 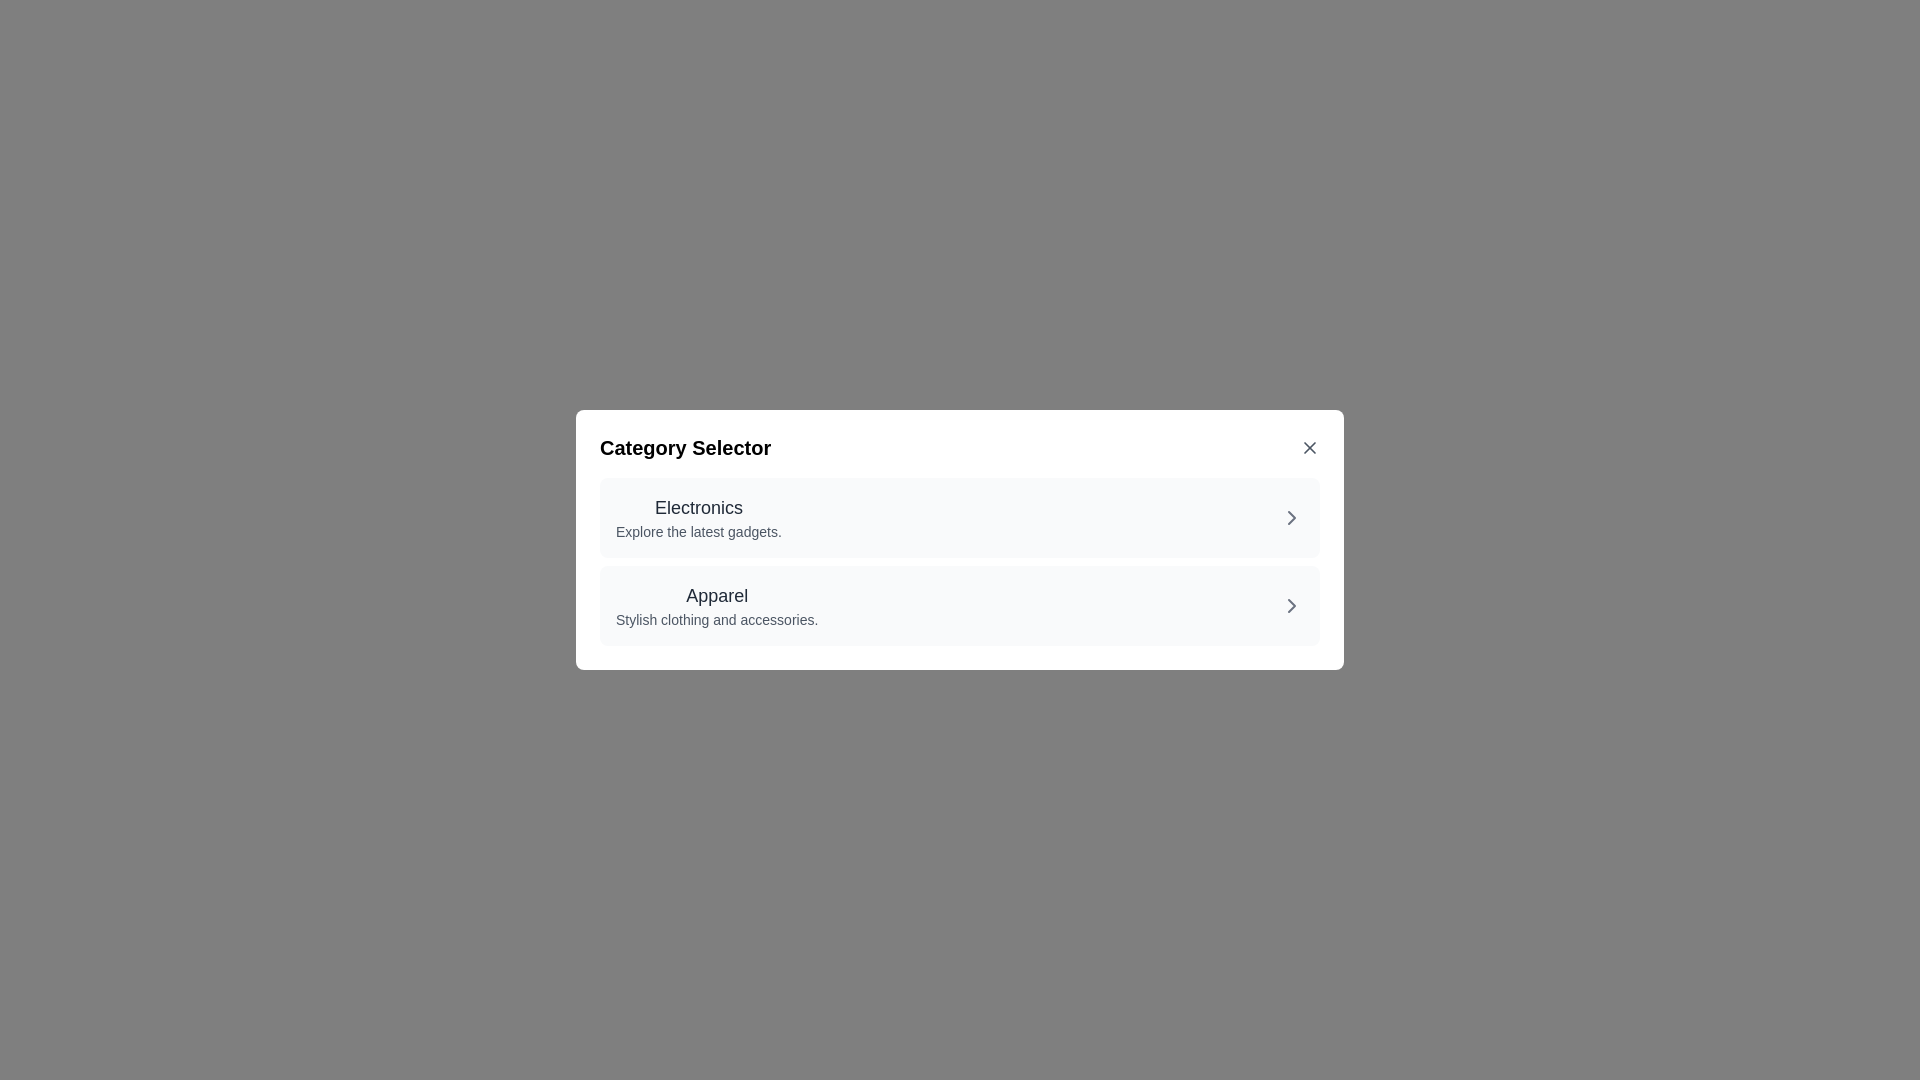 What do you see at coordinates (1310, 446) in the screenshot?
I see `the close button icon located in the top-right corner of the modal` at bounding box center [1310, 446].